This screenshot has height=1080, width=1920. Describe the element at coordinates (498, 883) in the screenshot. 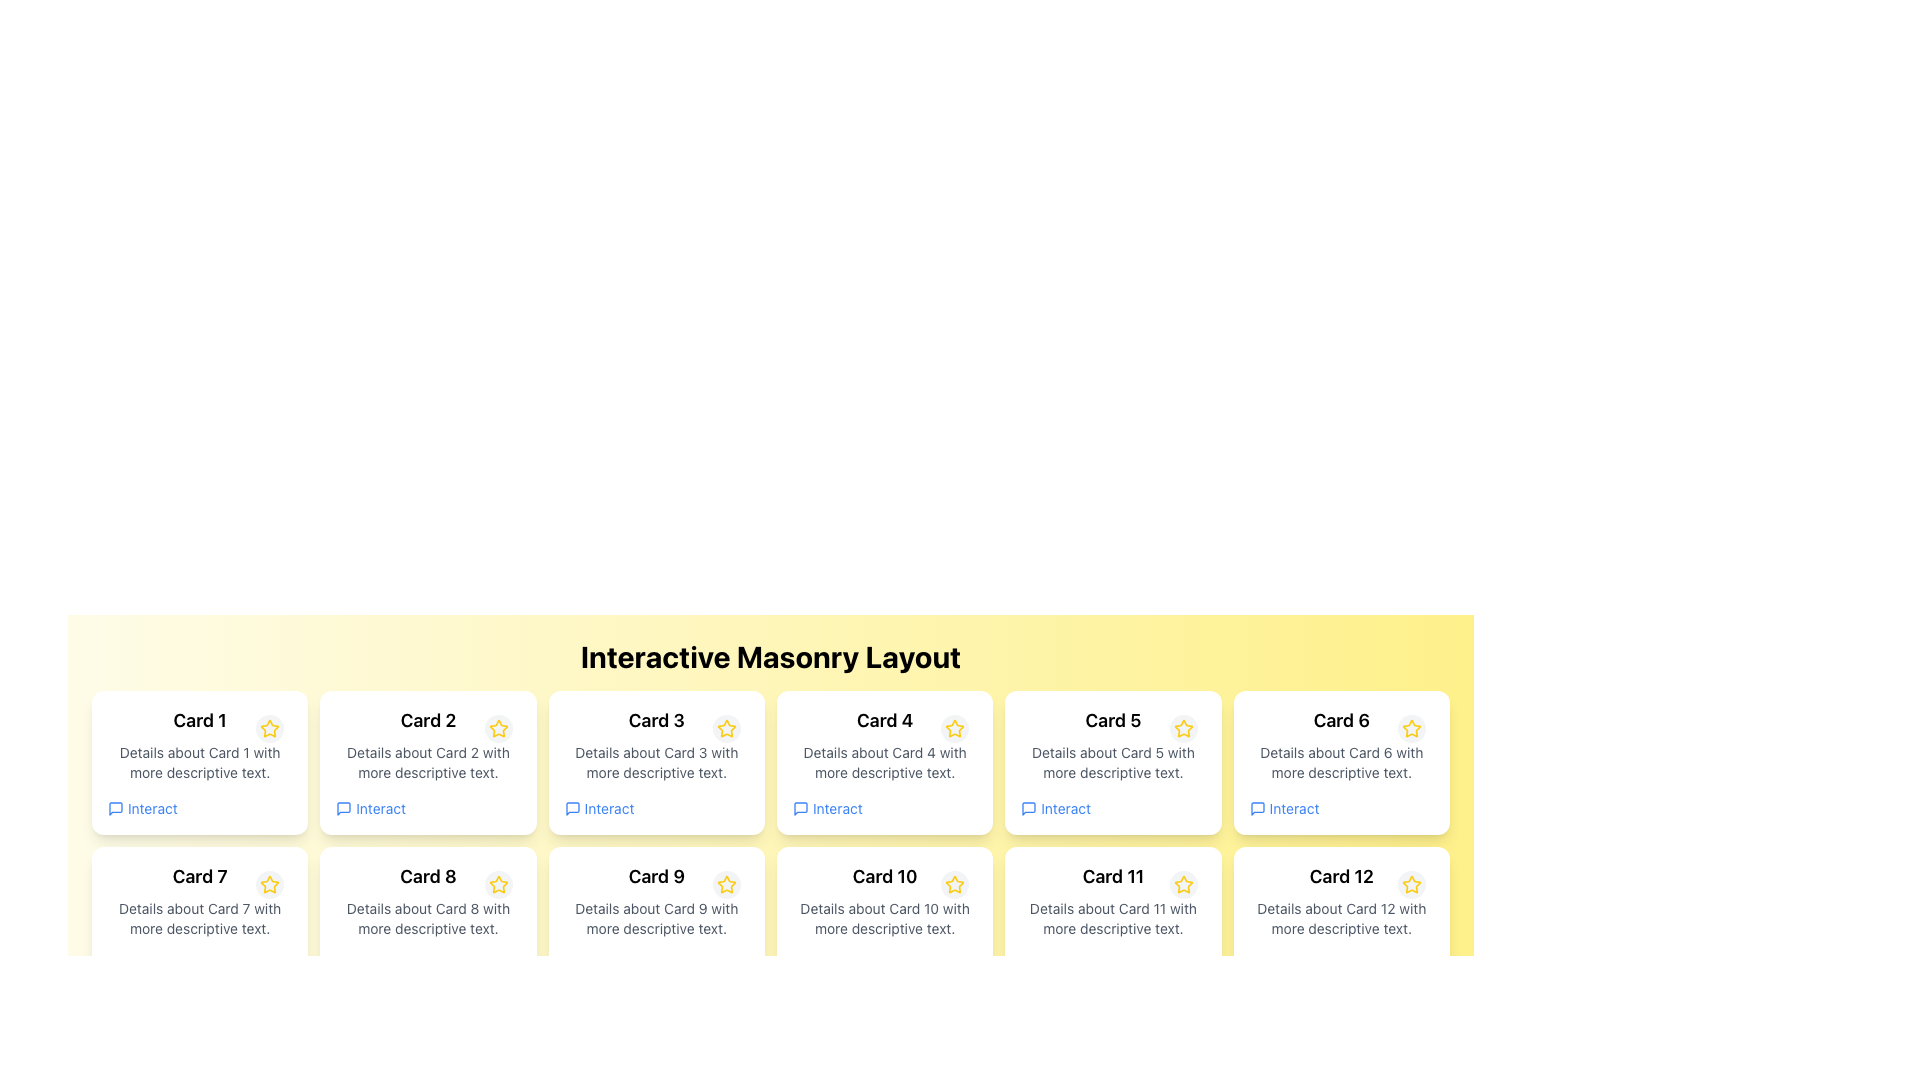

I see `the 'favorite' button in the top-right corner of 'Card 8'` at that location.